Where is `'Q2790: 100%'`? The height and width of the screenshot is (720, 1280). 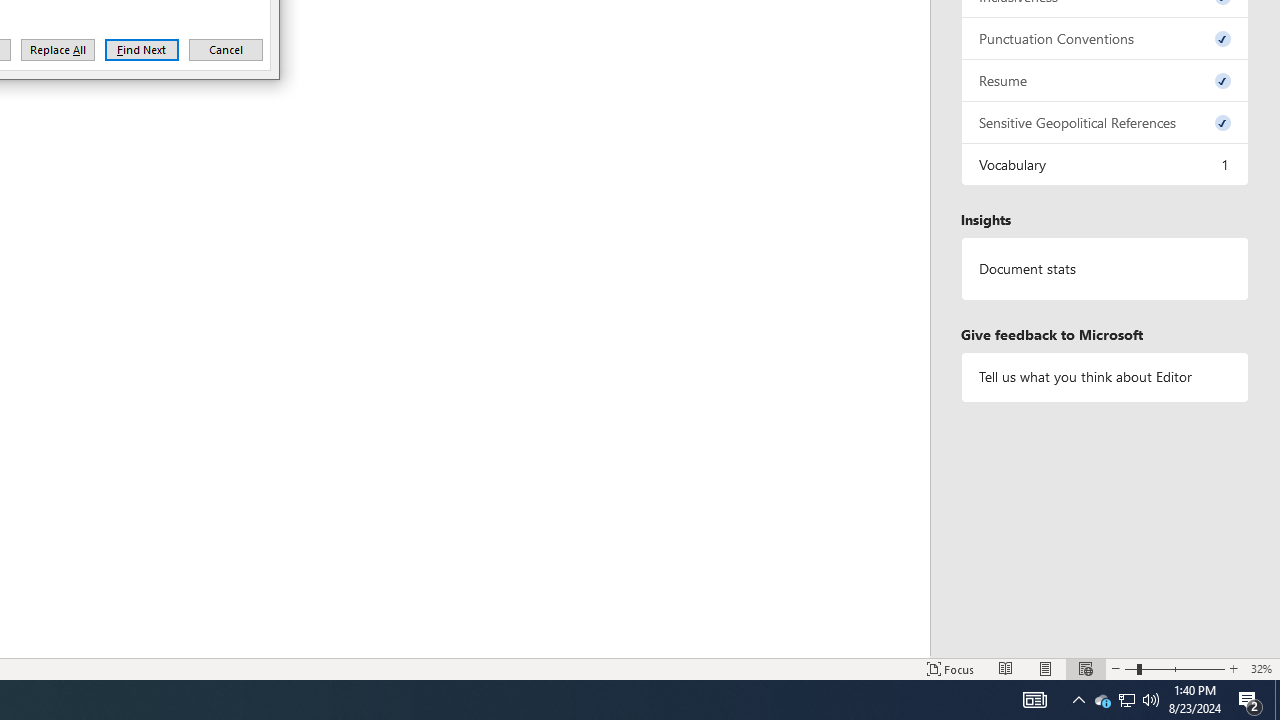 'Q2790: 100%' is located at coordinates (1127, 698).